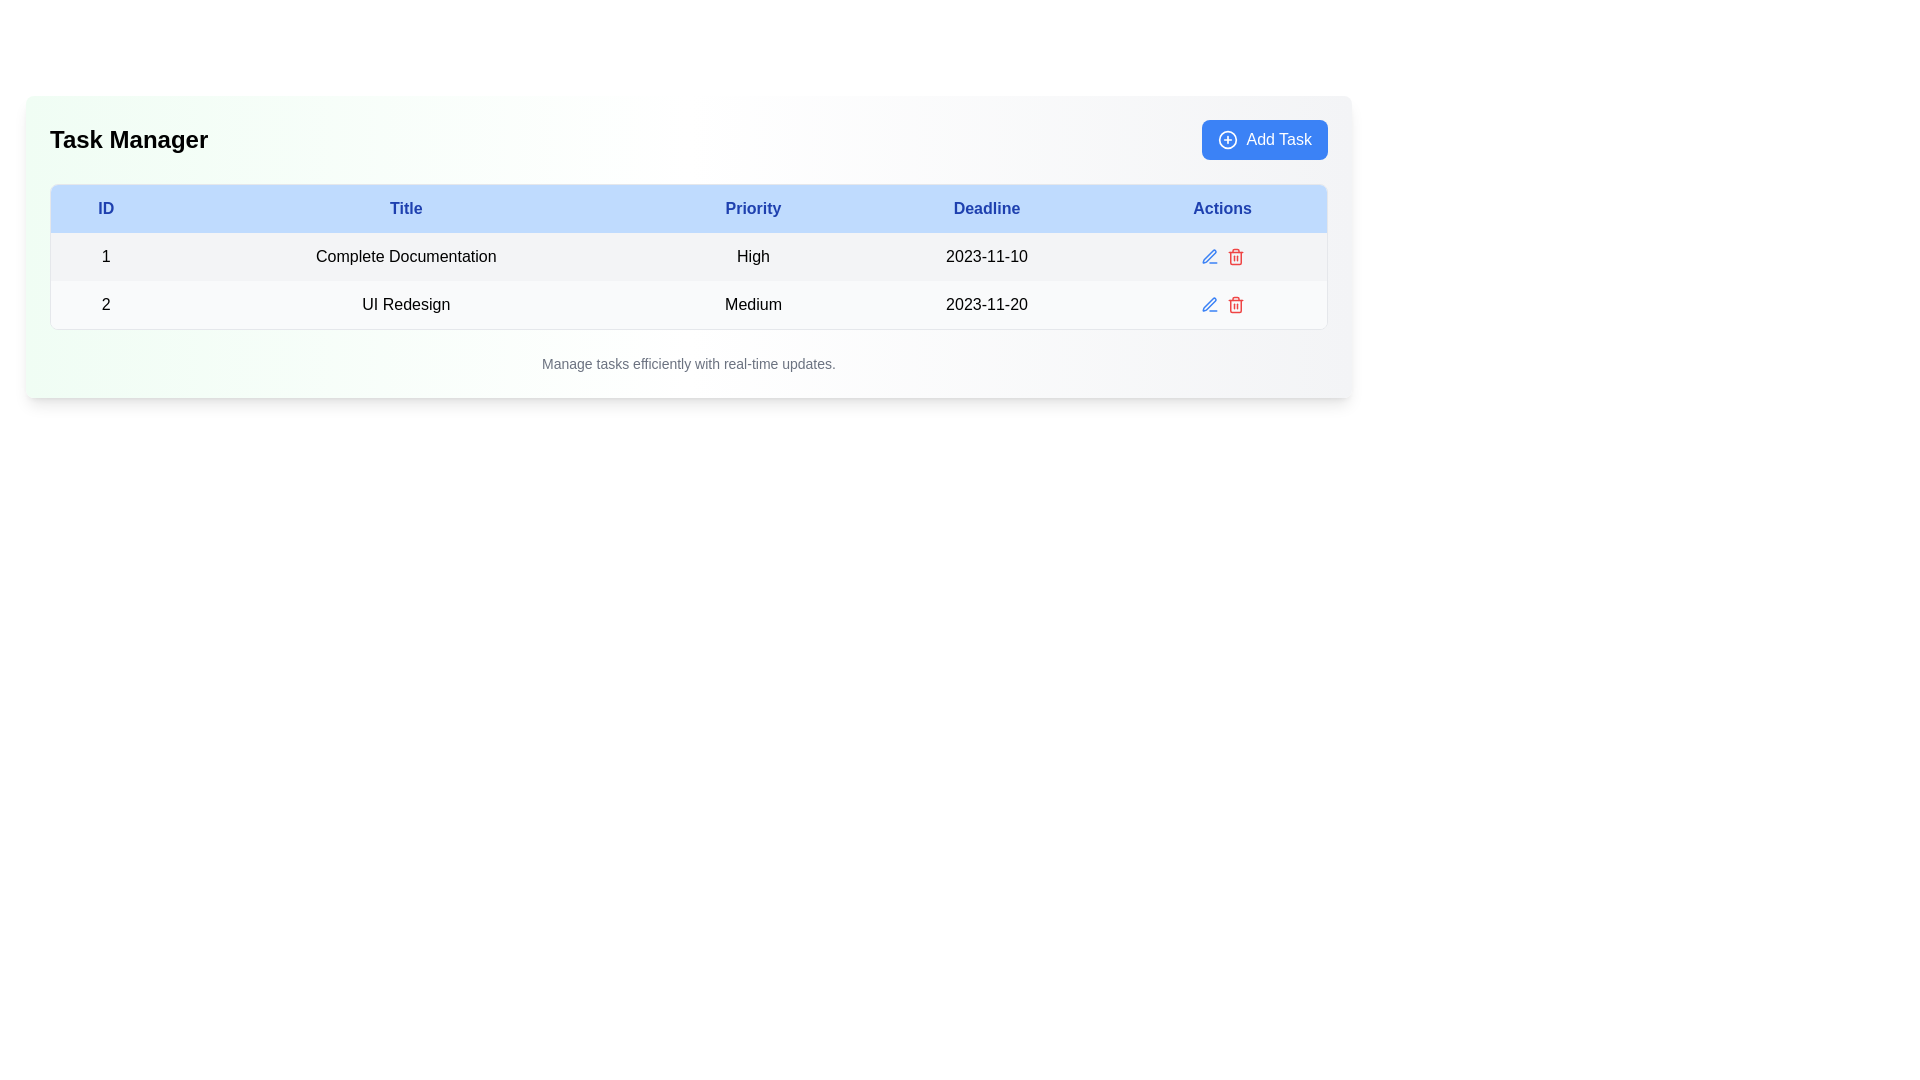 This screenshot has height=1080, width=1920. I want to click on the 'High' text label in the 'Priority' column of the first row in the table, which signifies a high priority level, so click(752, 256).